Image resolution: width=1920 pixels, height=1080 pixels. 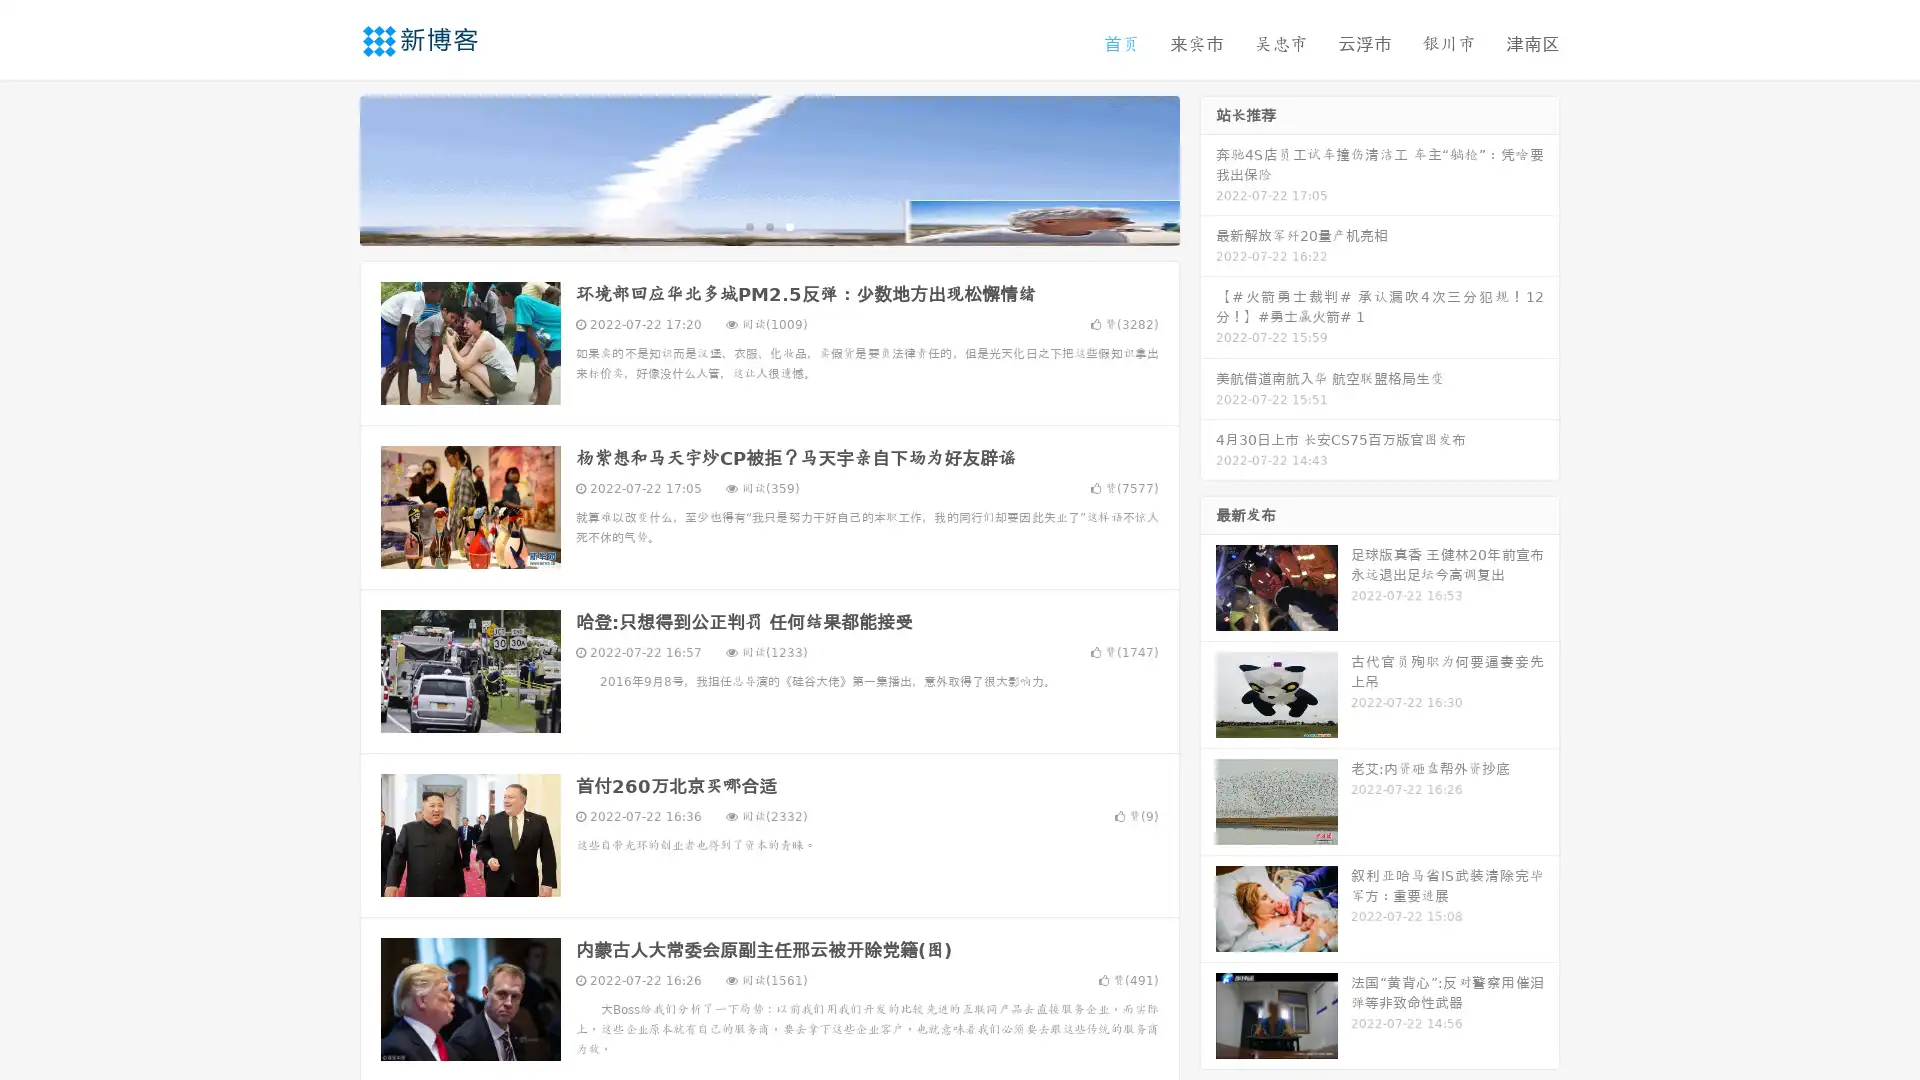 What do you see at coordinates (768, 225) in the screenshot?
I see `Go to slide 2` at bounding box center [768, 225].